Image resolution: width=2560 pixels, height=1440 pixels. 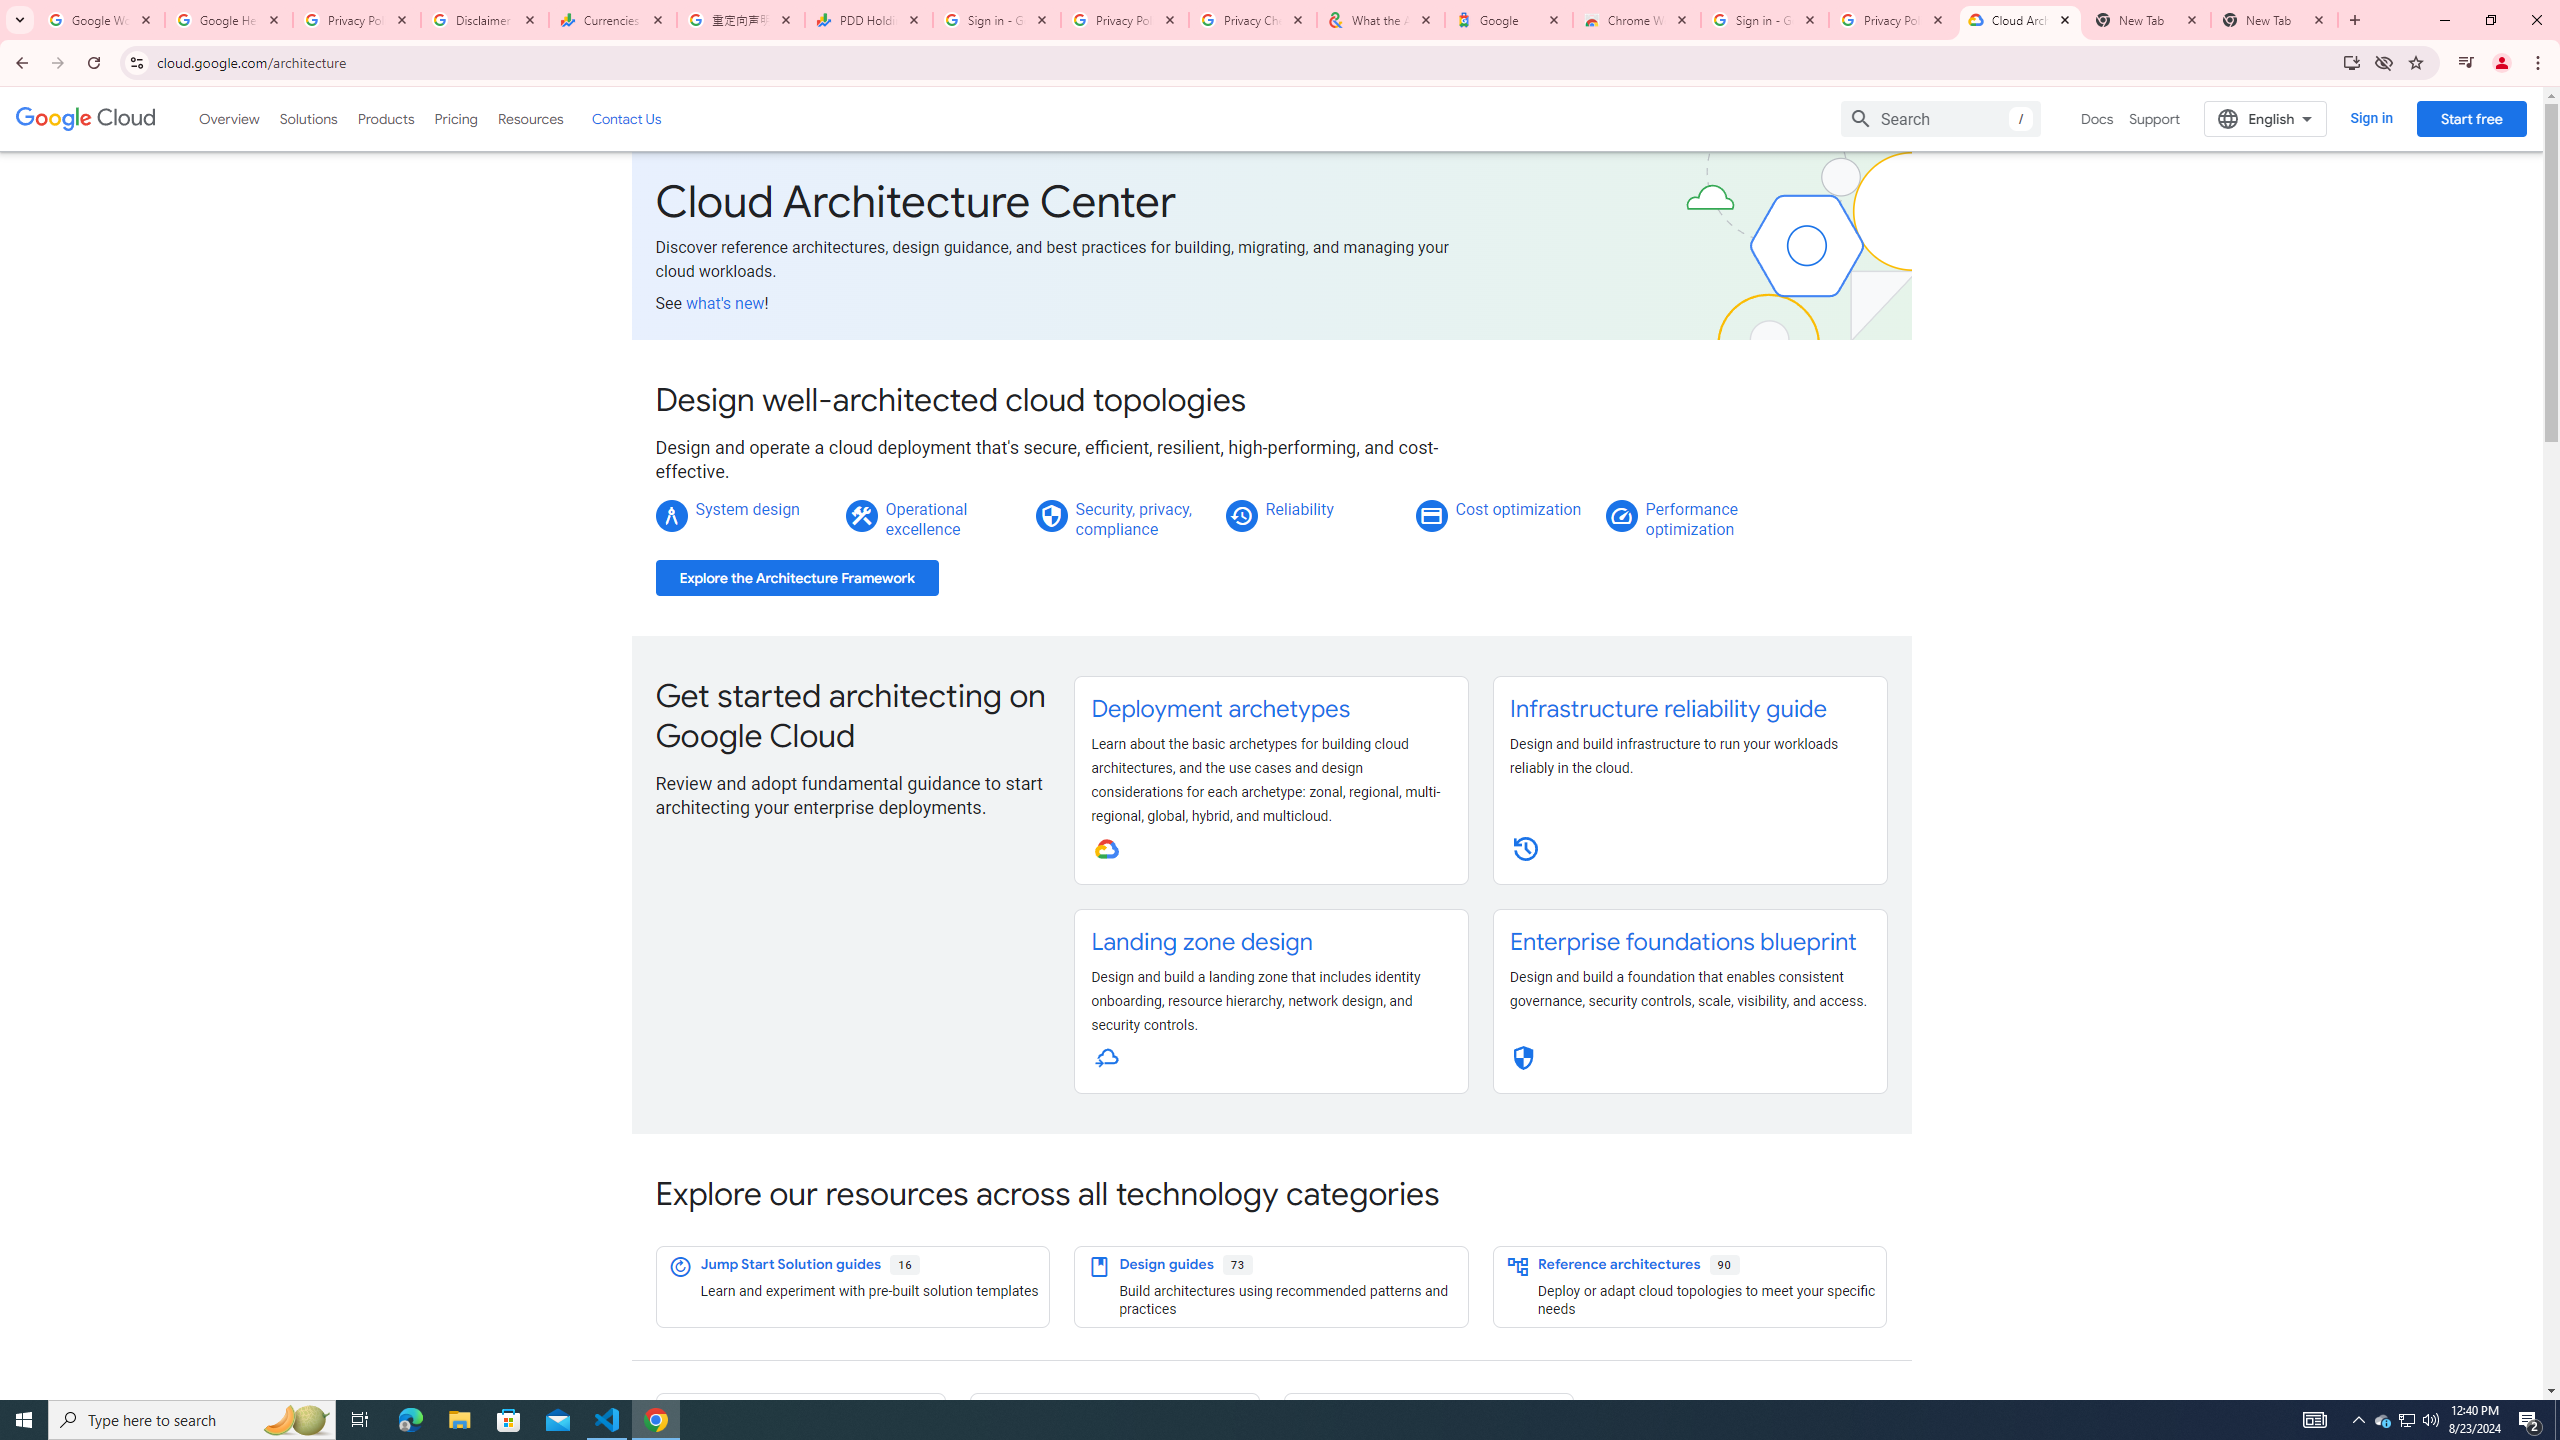 What do you see at coordinates (1667, 708) in the screenshot?
I see `'Infrastructure reliability guide'` at bounding box center [1667, 708].